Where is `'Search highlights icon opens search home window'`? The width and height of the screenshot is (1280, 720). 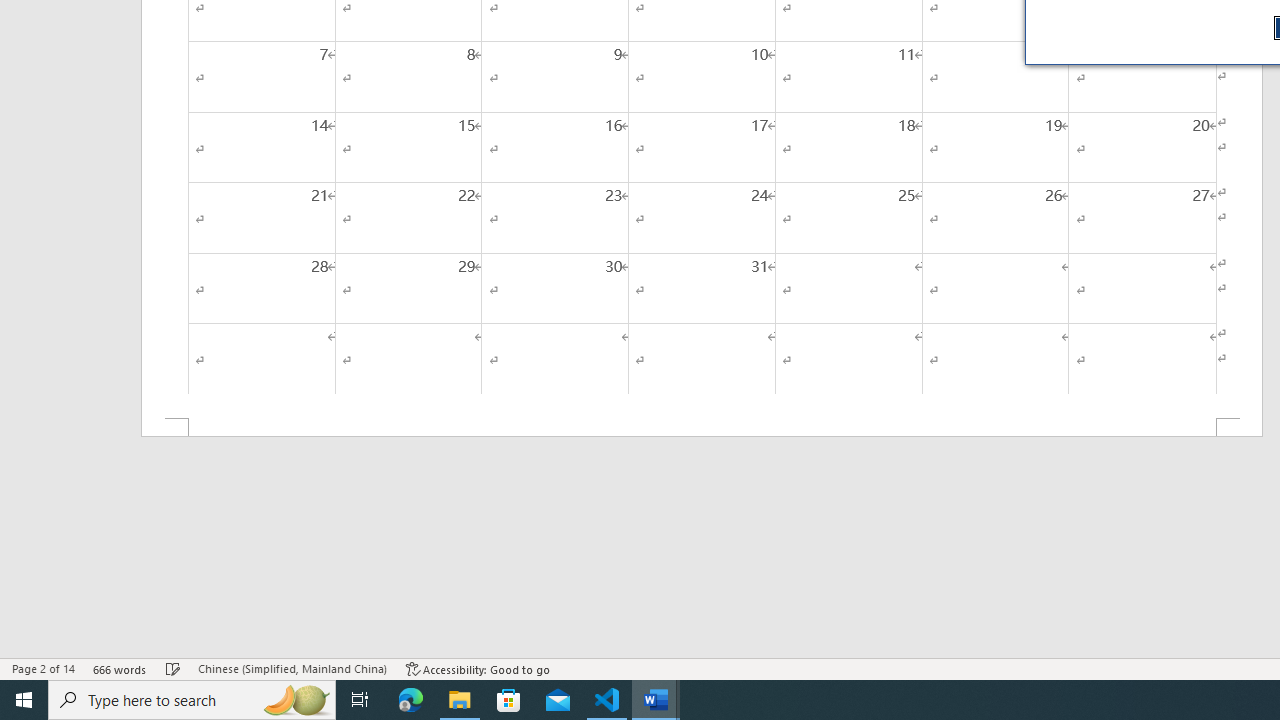 'Search highlights icon opens search home window' is located at coordinates (294, 698).